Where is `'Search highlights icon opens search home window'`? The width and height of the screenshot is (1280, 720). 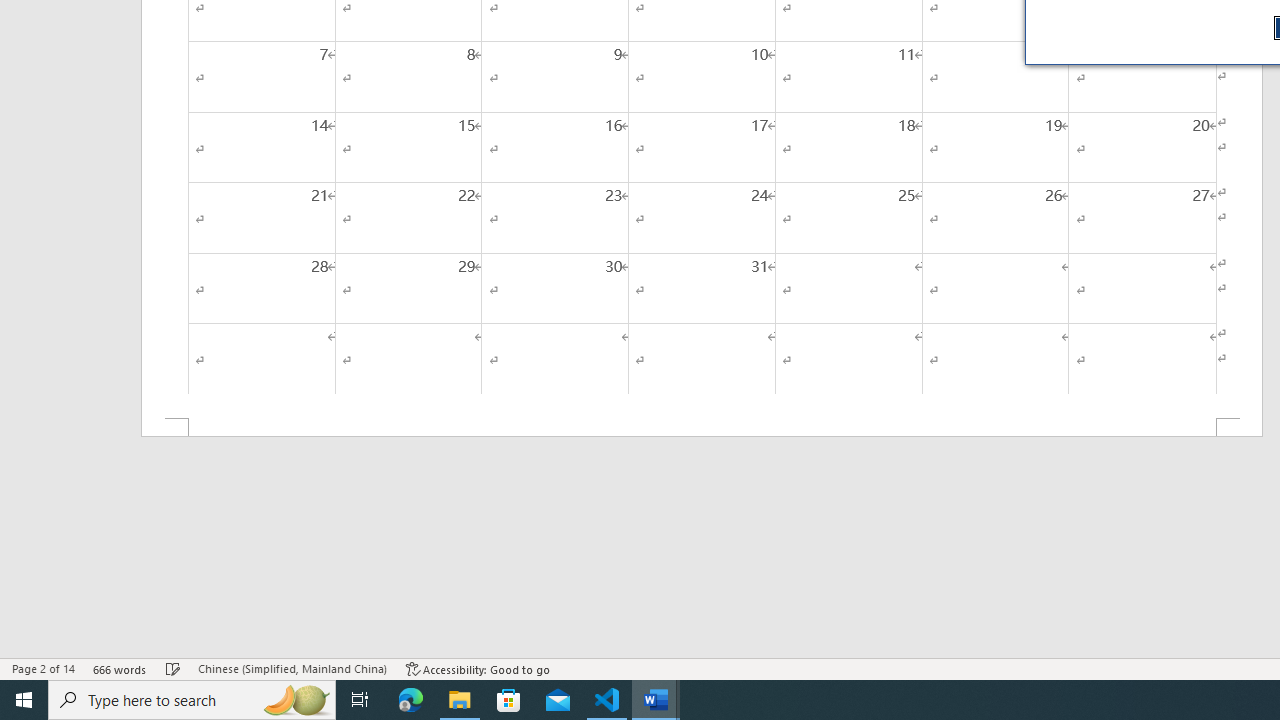 'Search highlights icon opens search home window' is located at coordinates (294, 698).